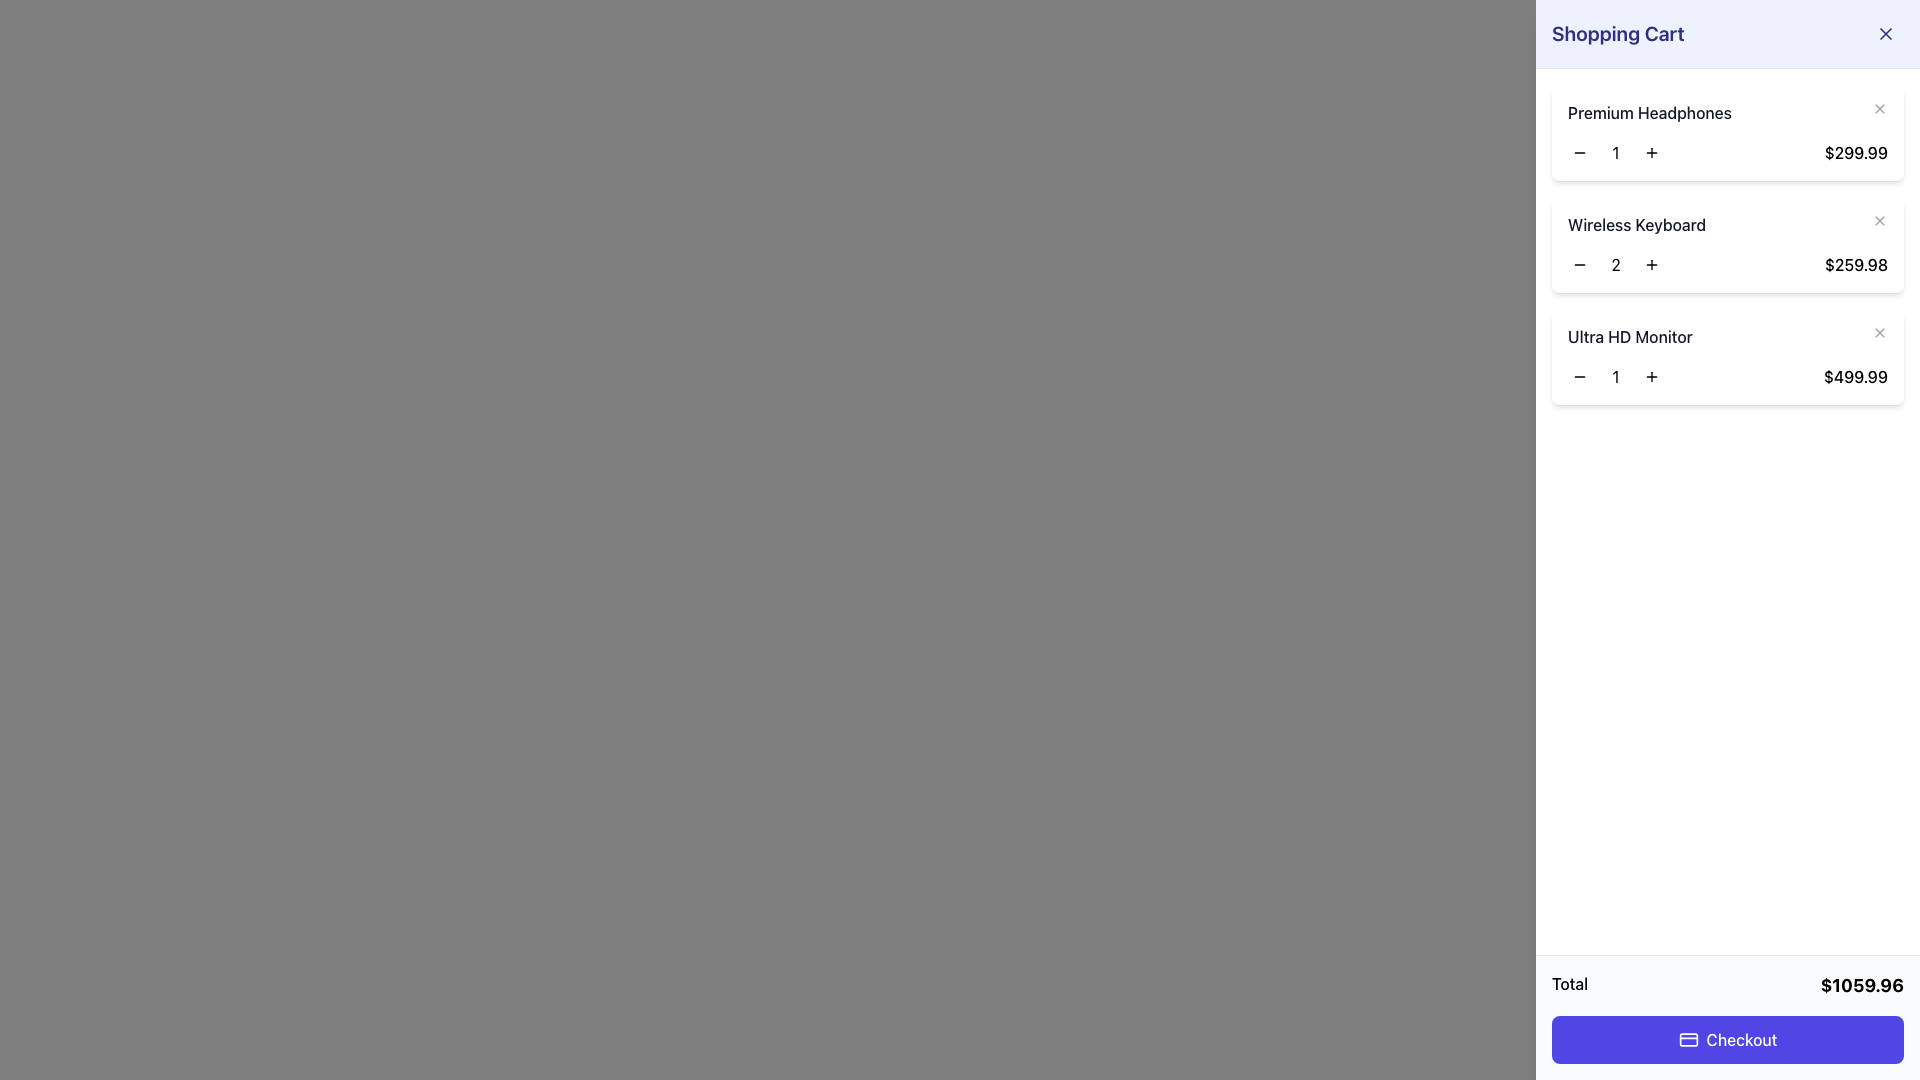 This screenshot has height=1080, width=1920. Describe the element at coordinates (1855, 264) in the screenshot. I see `displayed price from the Text Label showing '$259.98', which is located next to the product title 'Wireless Keyboard' in the shopping cart interface` at that location.